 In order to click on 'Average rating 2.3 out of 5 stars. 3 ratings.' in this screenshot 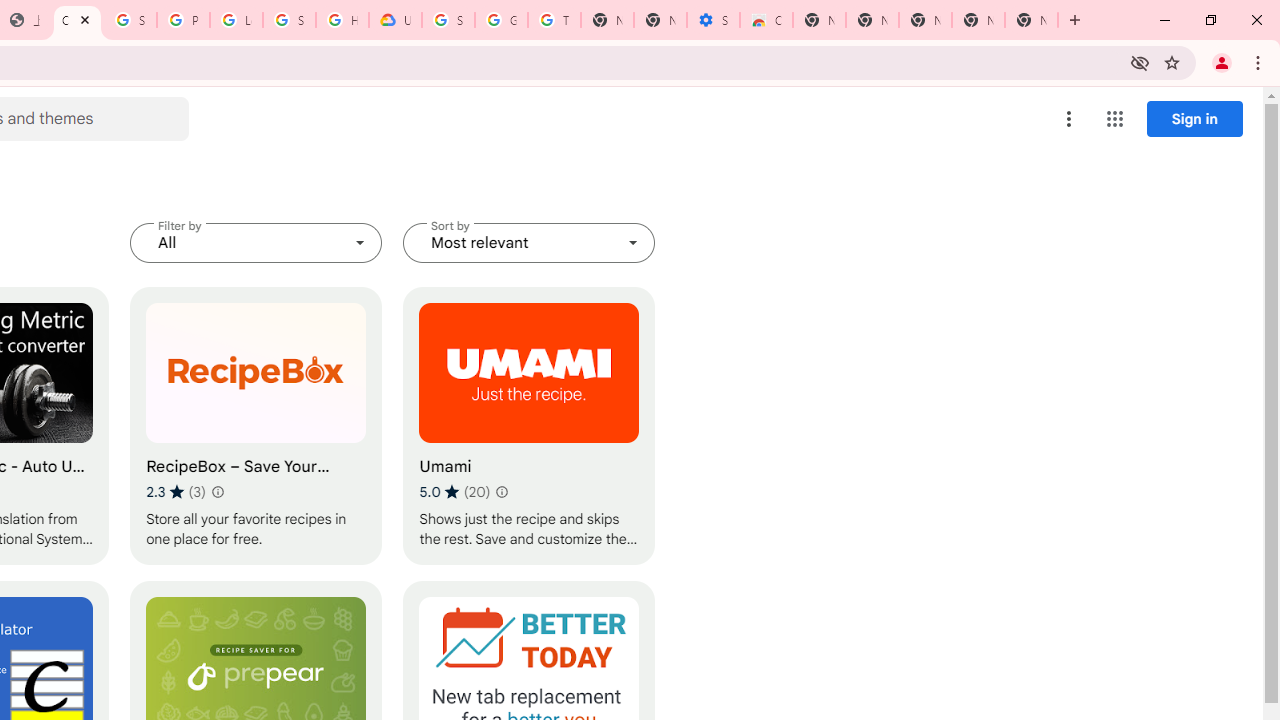, I will do `click(176, 491)`.